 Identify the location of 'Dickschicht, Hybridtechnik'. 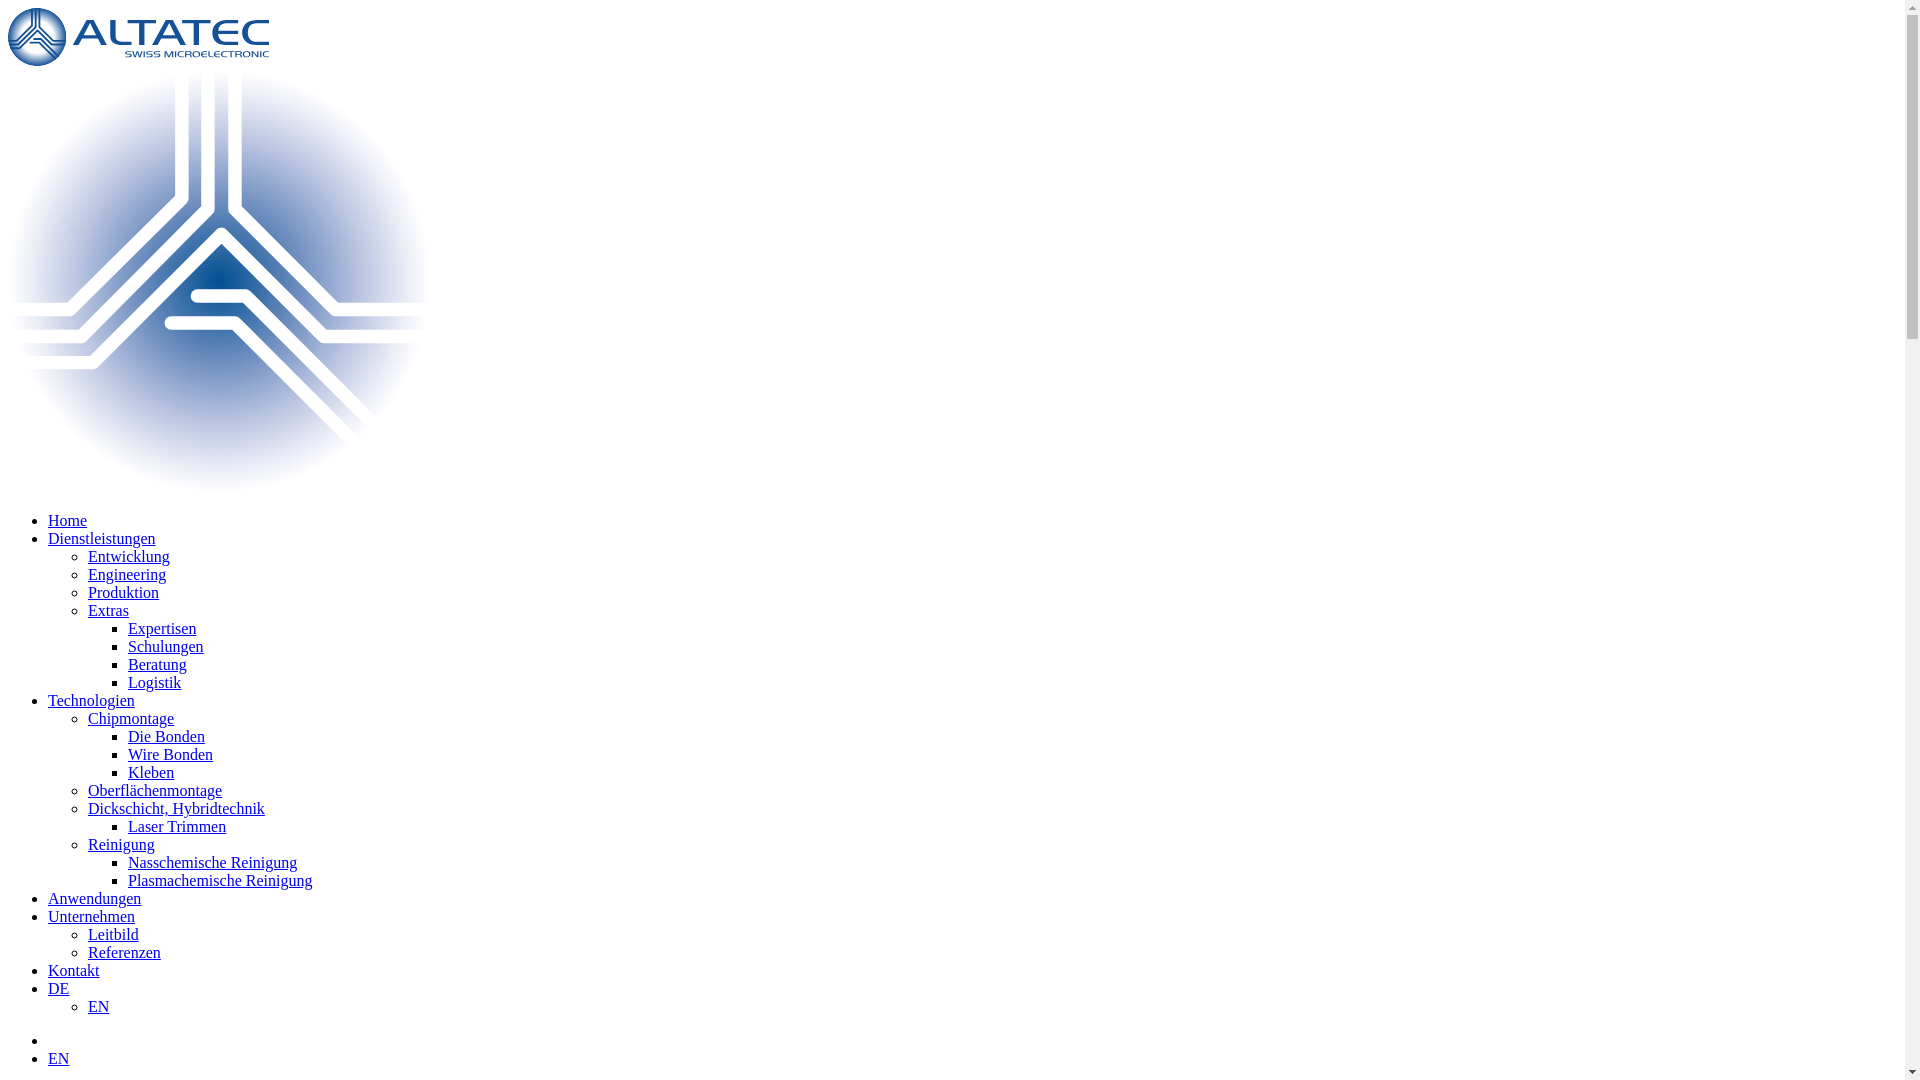
(176, 807).